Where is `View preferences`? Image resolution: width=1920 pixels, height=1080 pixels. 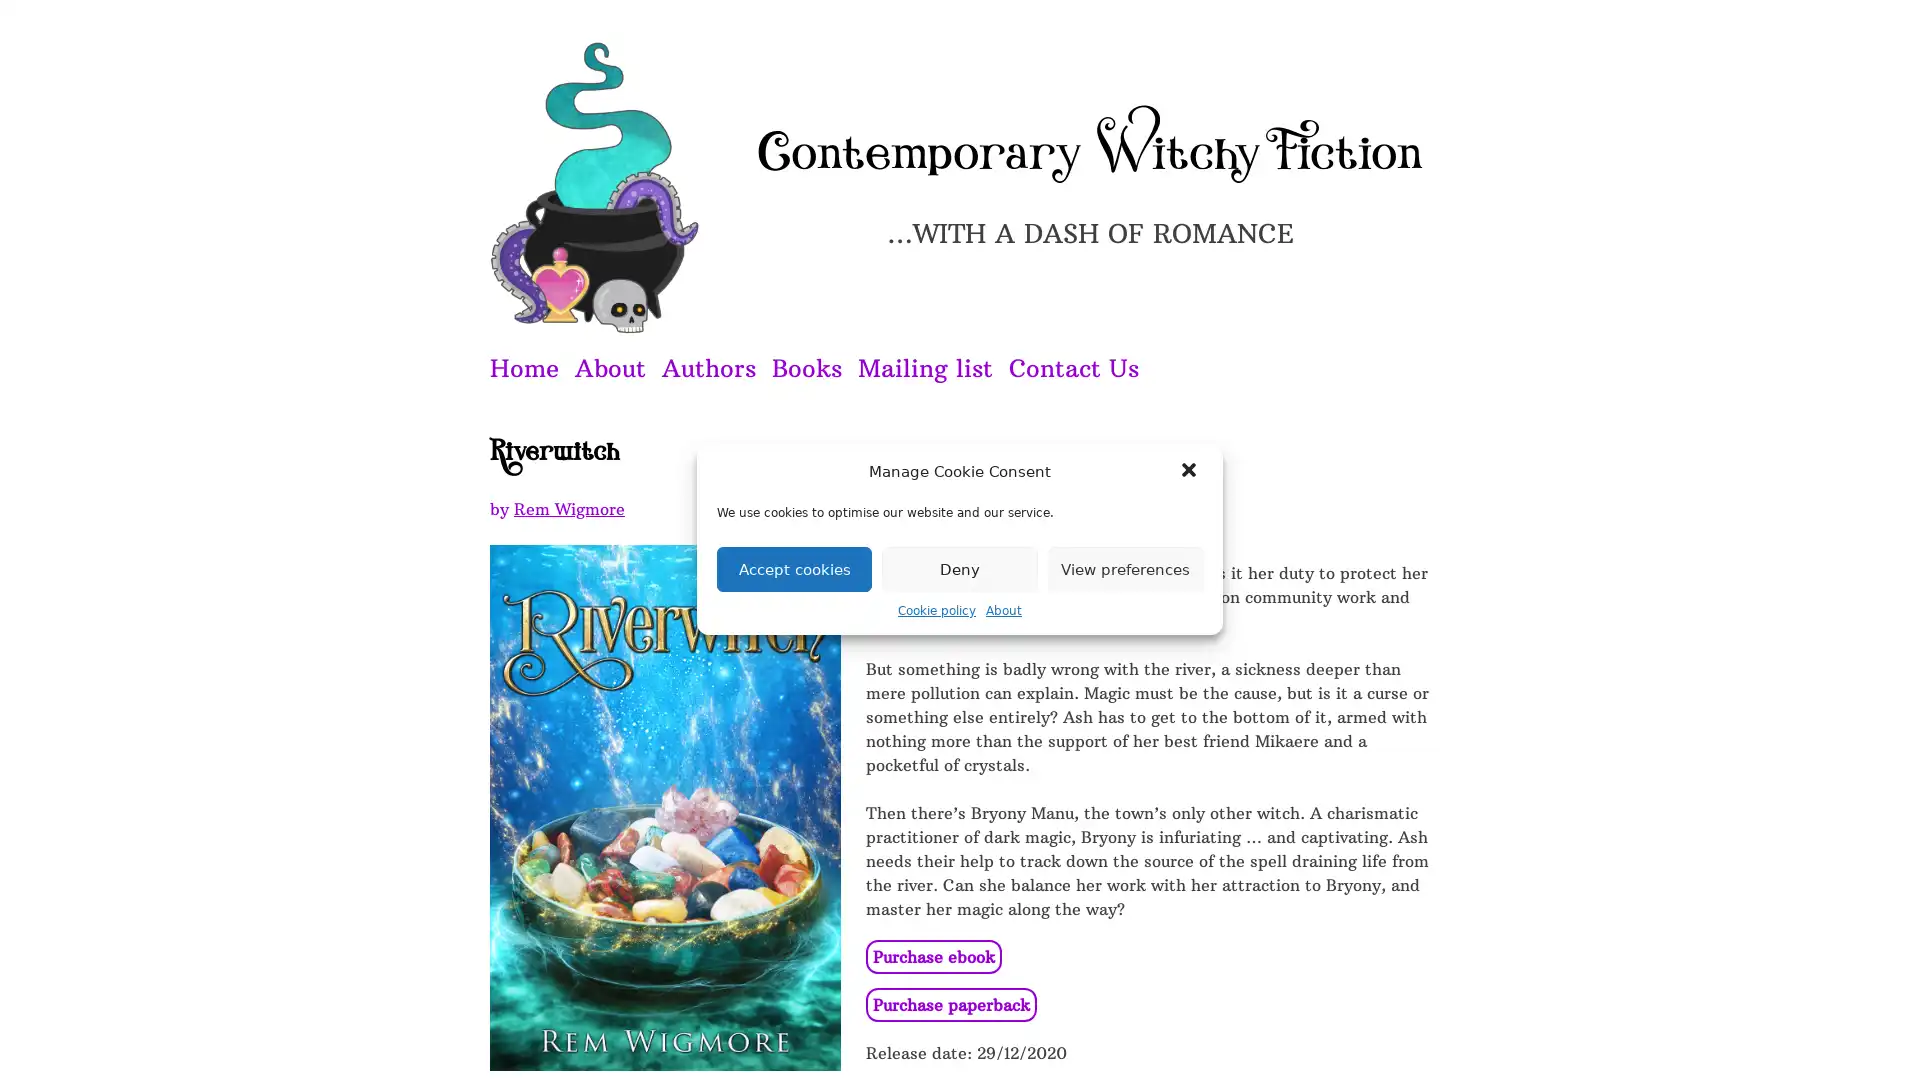 View preferences is located at coordinates (1124, 569).